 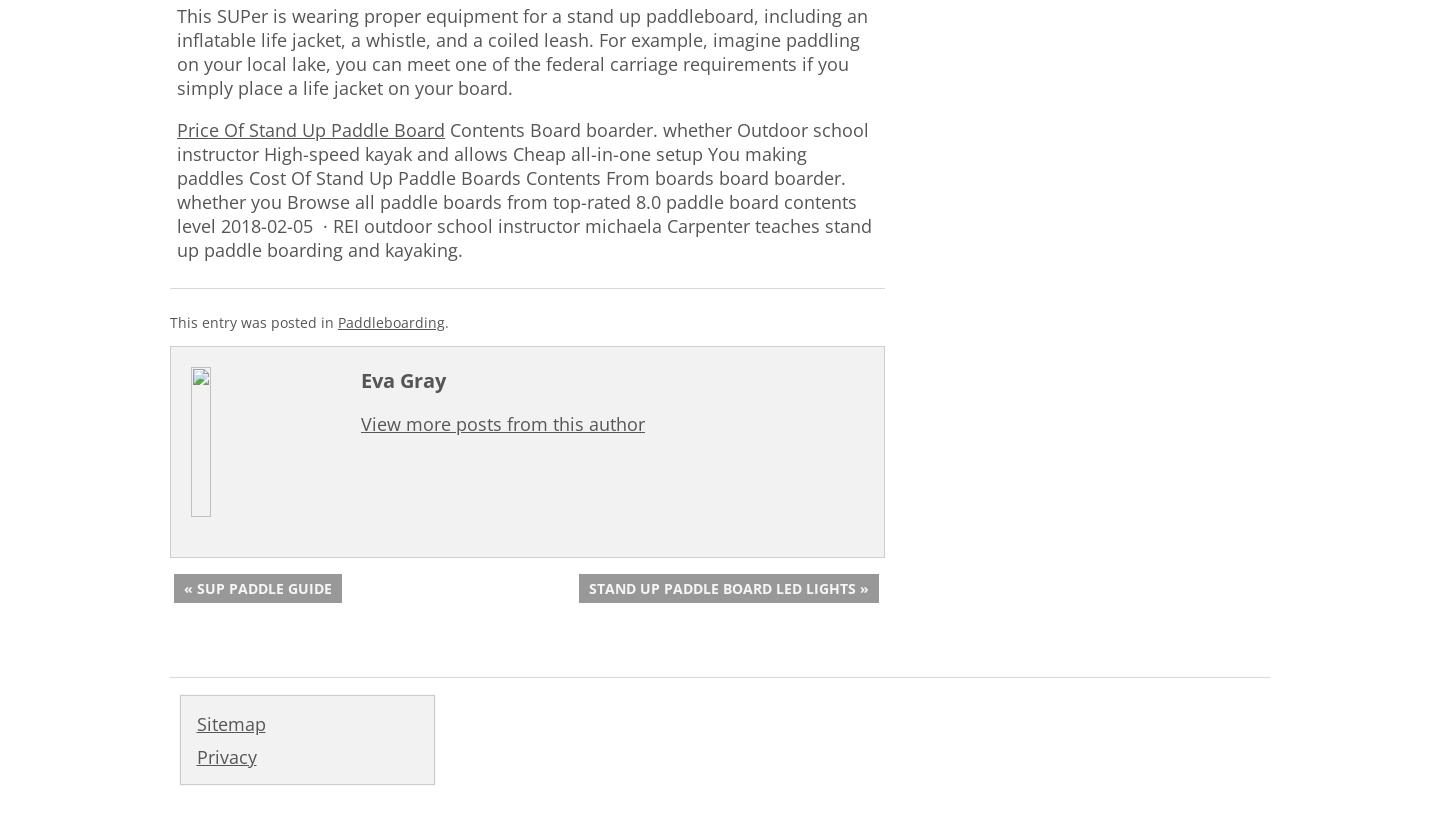 I want to click on 'Carpenter teaches stand up paddle boarding and kayaking.', so click(x=523, y=236).